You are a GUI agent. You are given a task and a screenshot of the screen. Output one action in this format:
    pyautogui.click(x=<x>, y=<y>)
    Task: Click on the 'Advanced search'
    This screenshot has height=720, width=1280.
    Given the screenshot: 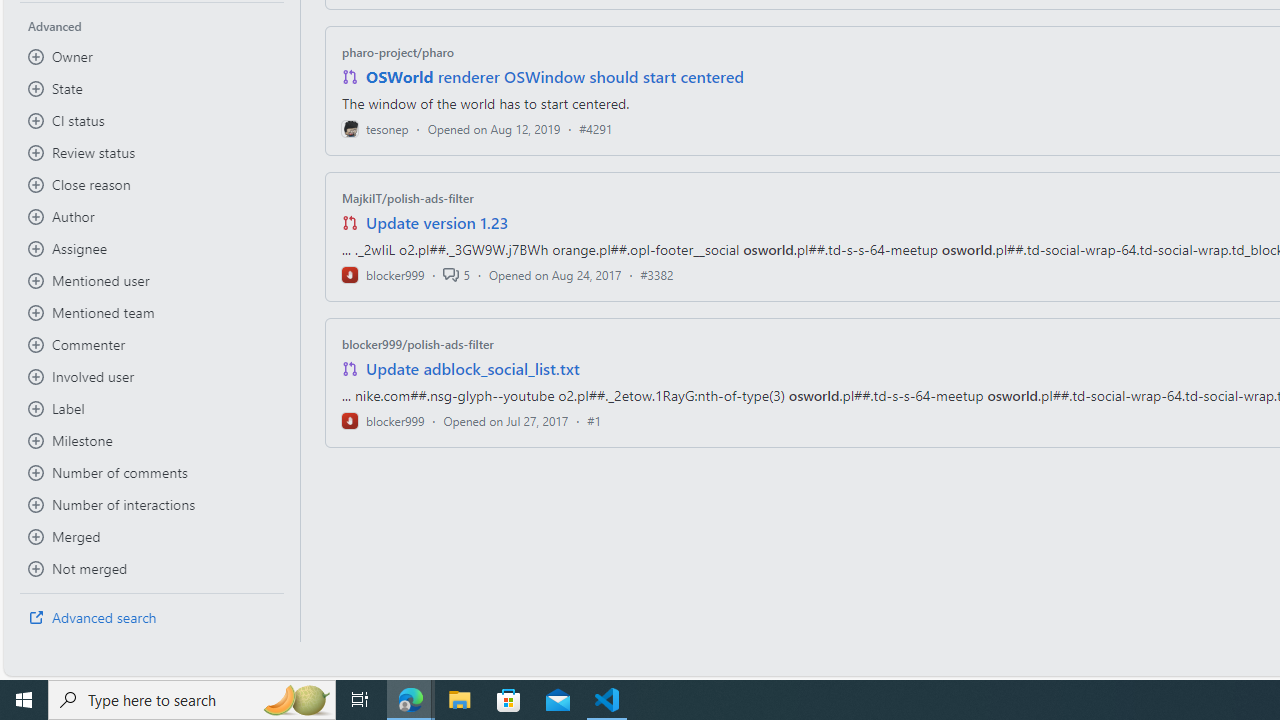 What is the action you would take?
    pyautogui.click(x=151, y=617)
    